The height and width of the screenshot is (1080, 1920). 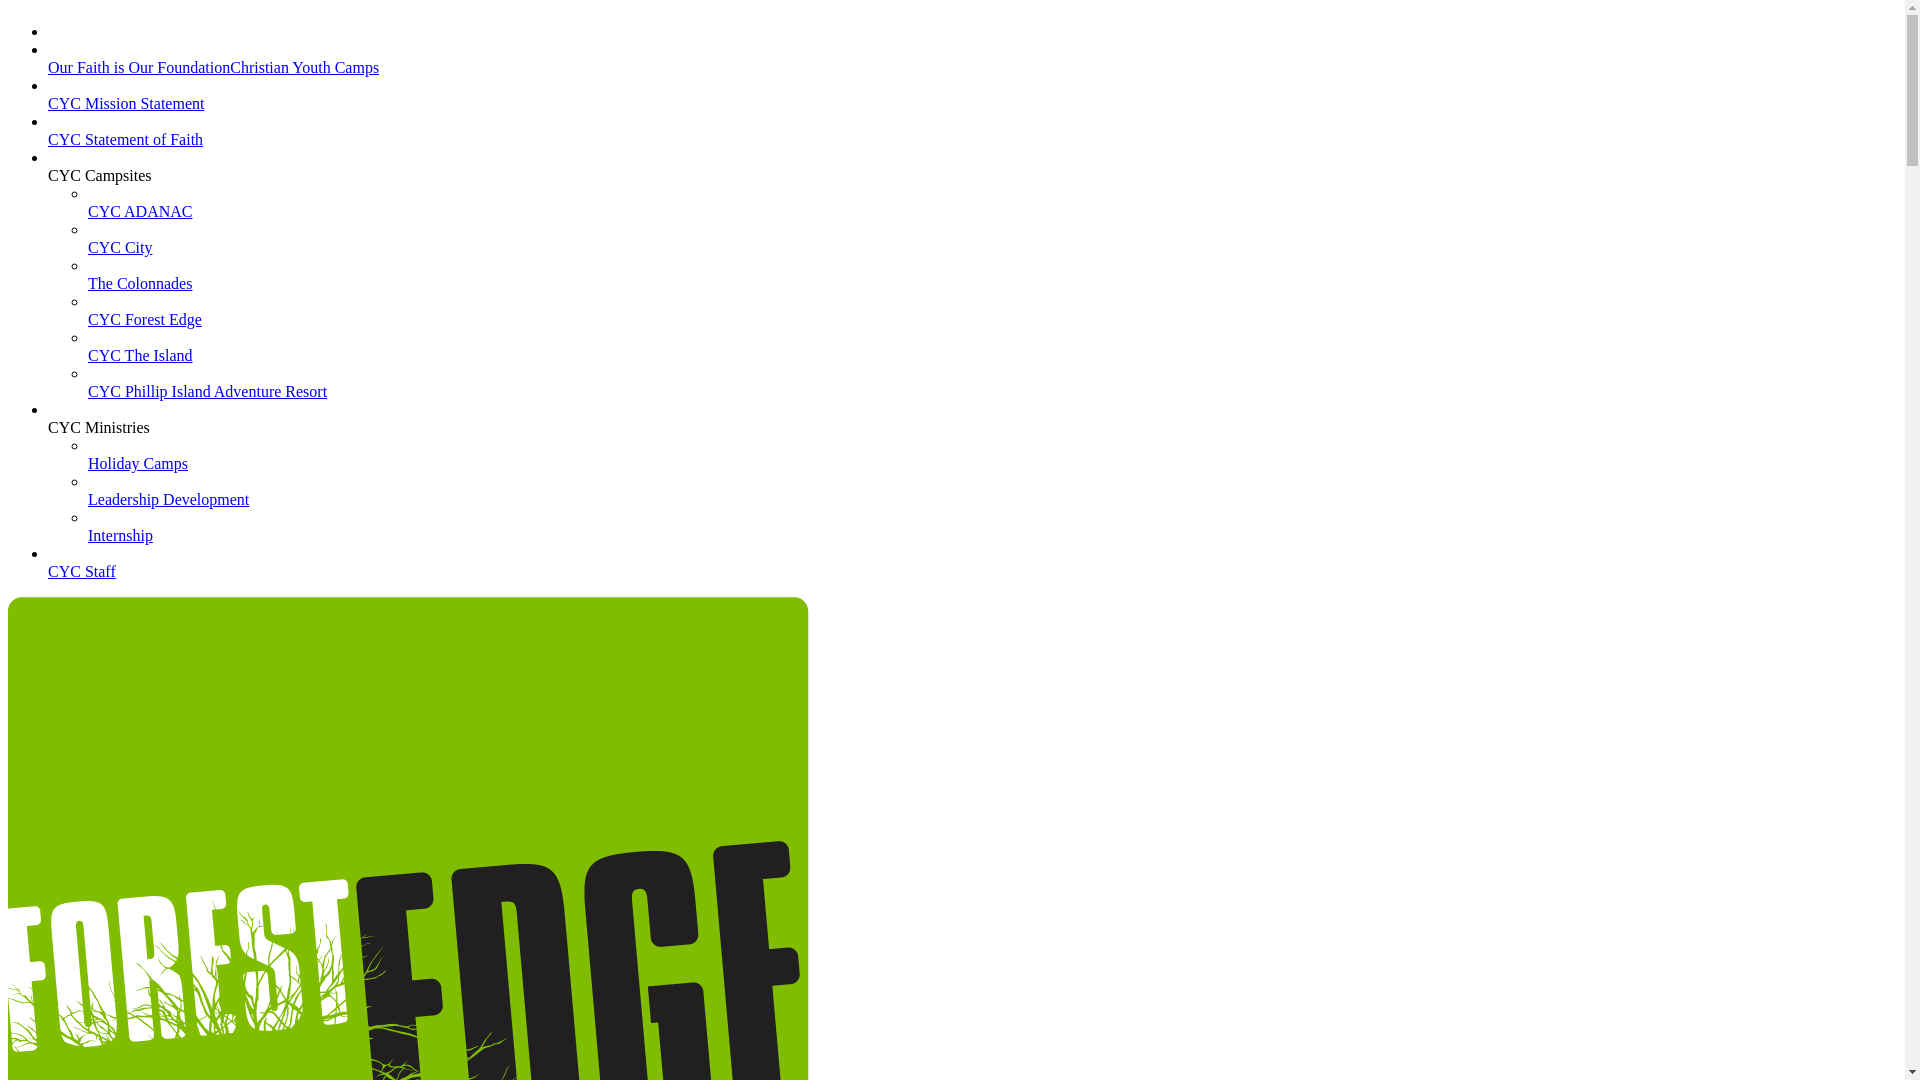 What do you see at coordinates (207, 400) in the screenshot?
I see `'CYC Phillip Island Adventure Resort'` at bounding box center [207, 400].